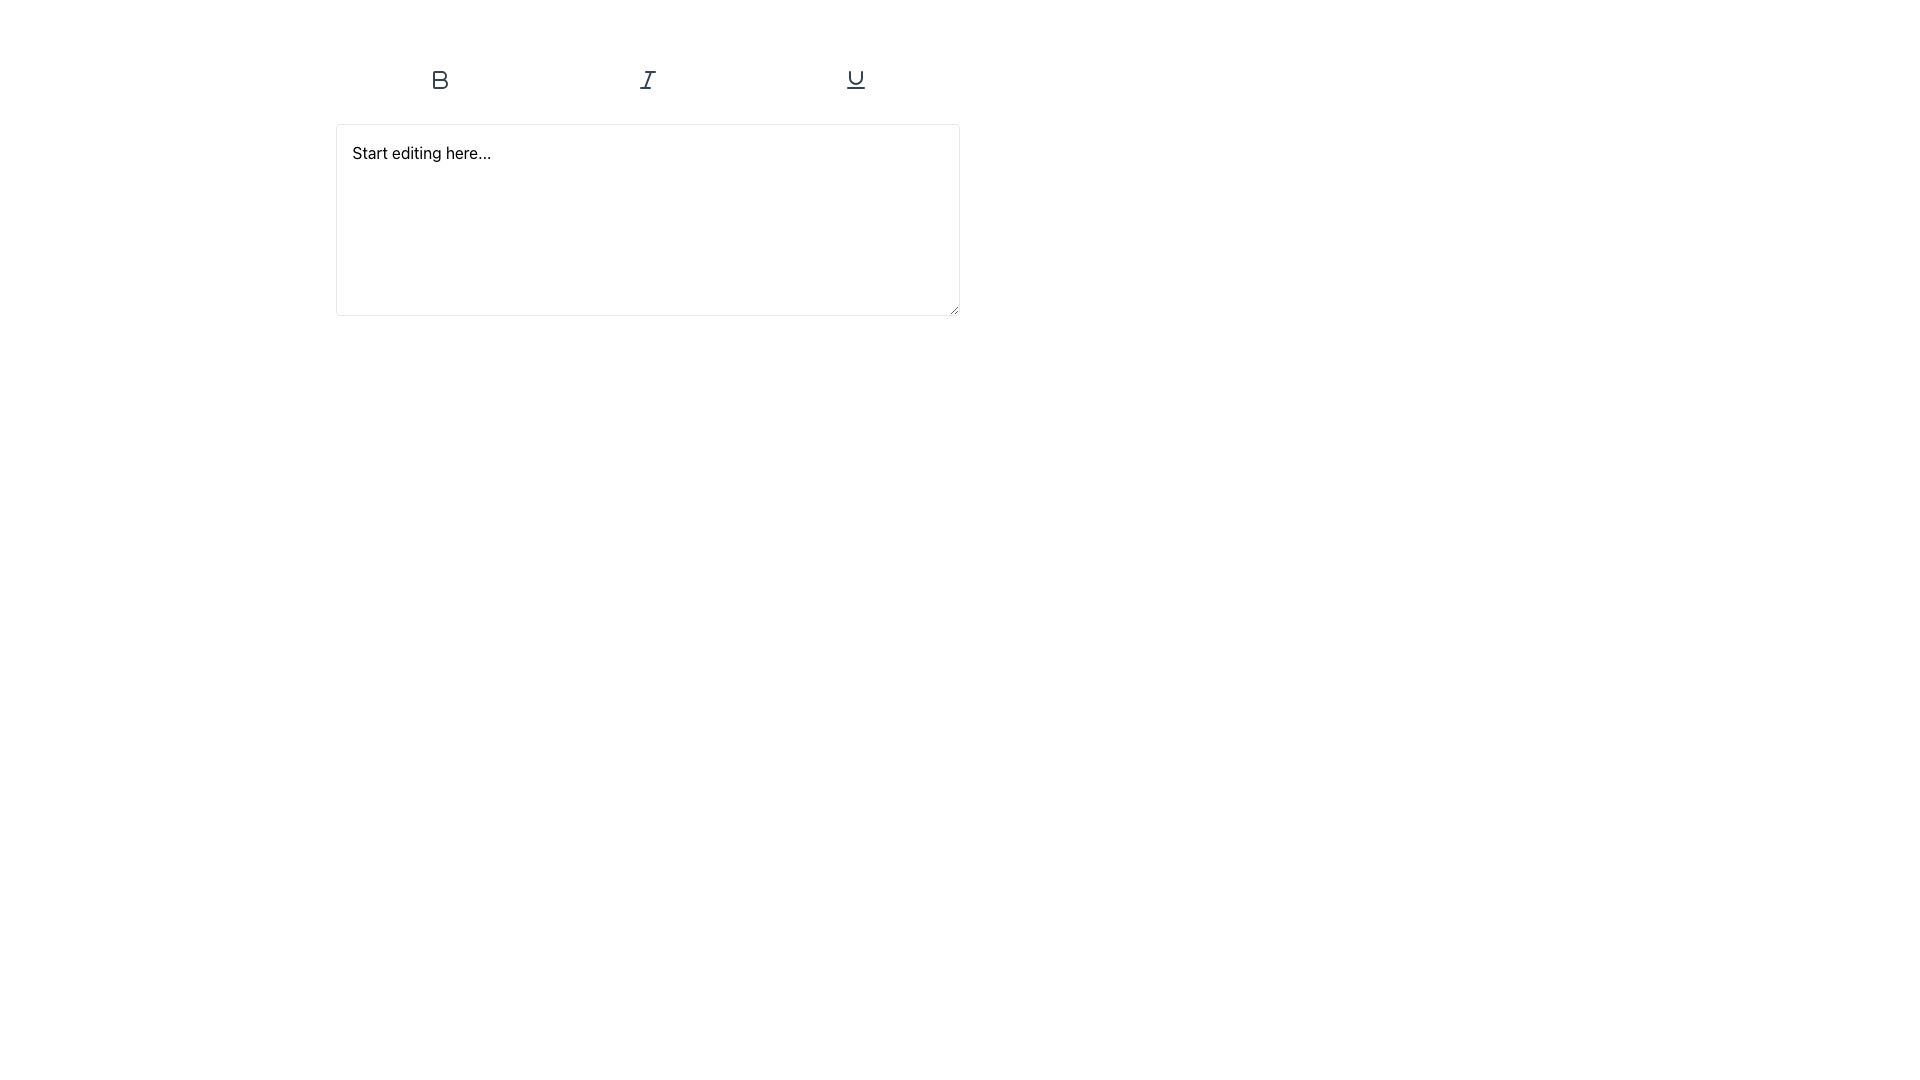 The height and width of the screenshot is (1080, 1920). What do you see at coordinates (855, 79) in the screenshot?
I see `the underline formatting button icon located in the top-right corner of the text editor toolbar` at bounding box center [855, 79].